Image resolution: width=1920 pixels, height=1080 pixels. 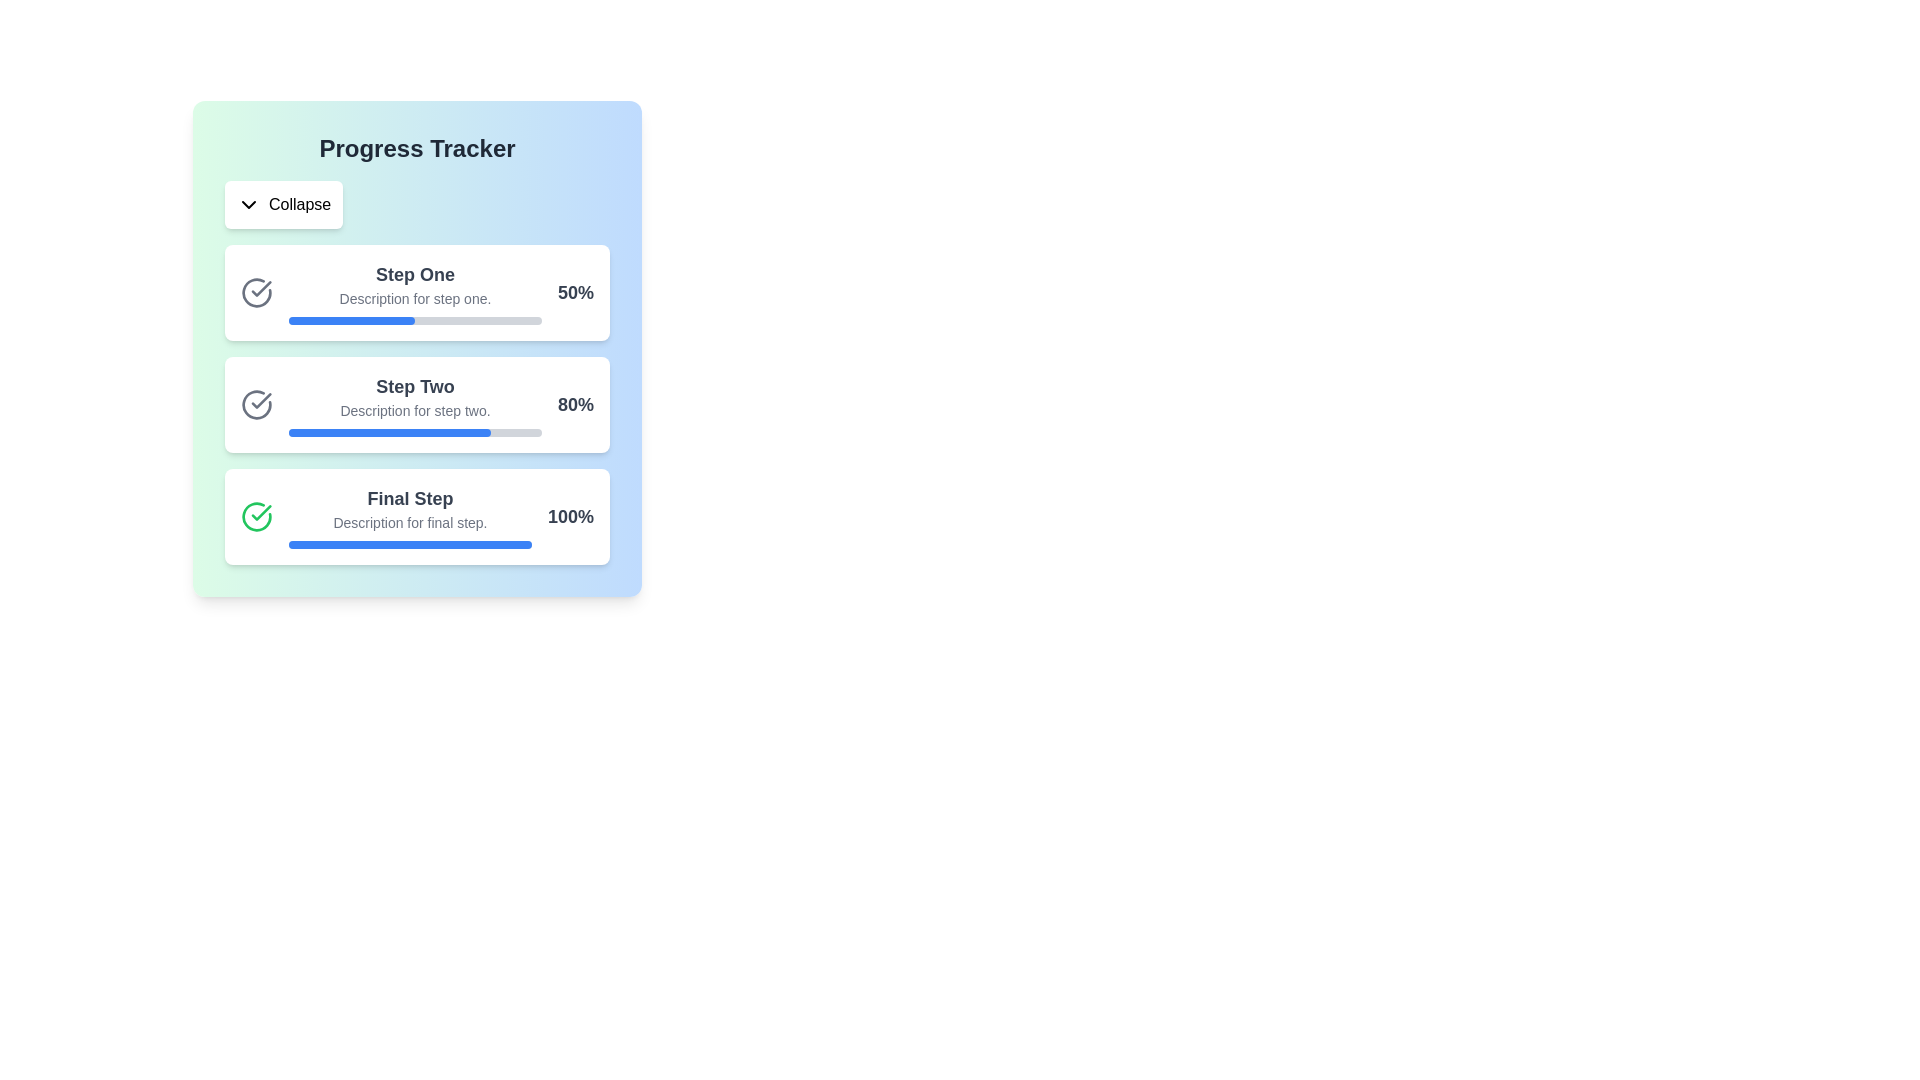 I want to click on the 'Step Two' progress indicator in the Progress Tracker section, which is currently 80% complete, so click(x=416, y=405).